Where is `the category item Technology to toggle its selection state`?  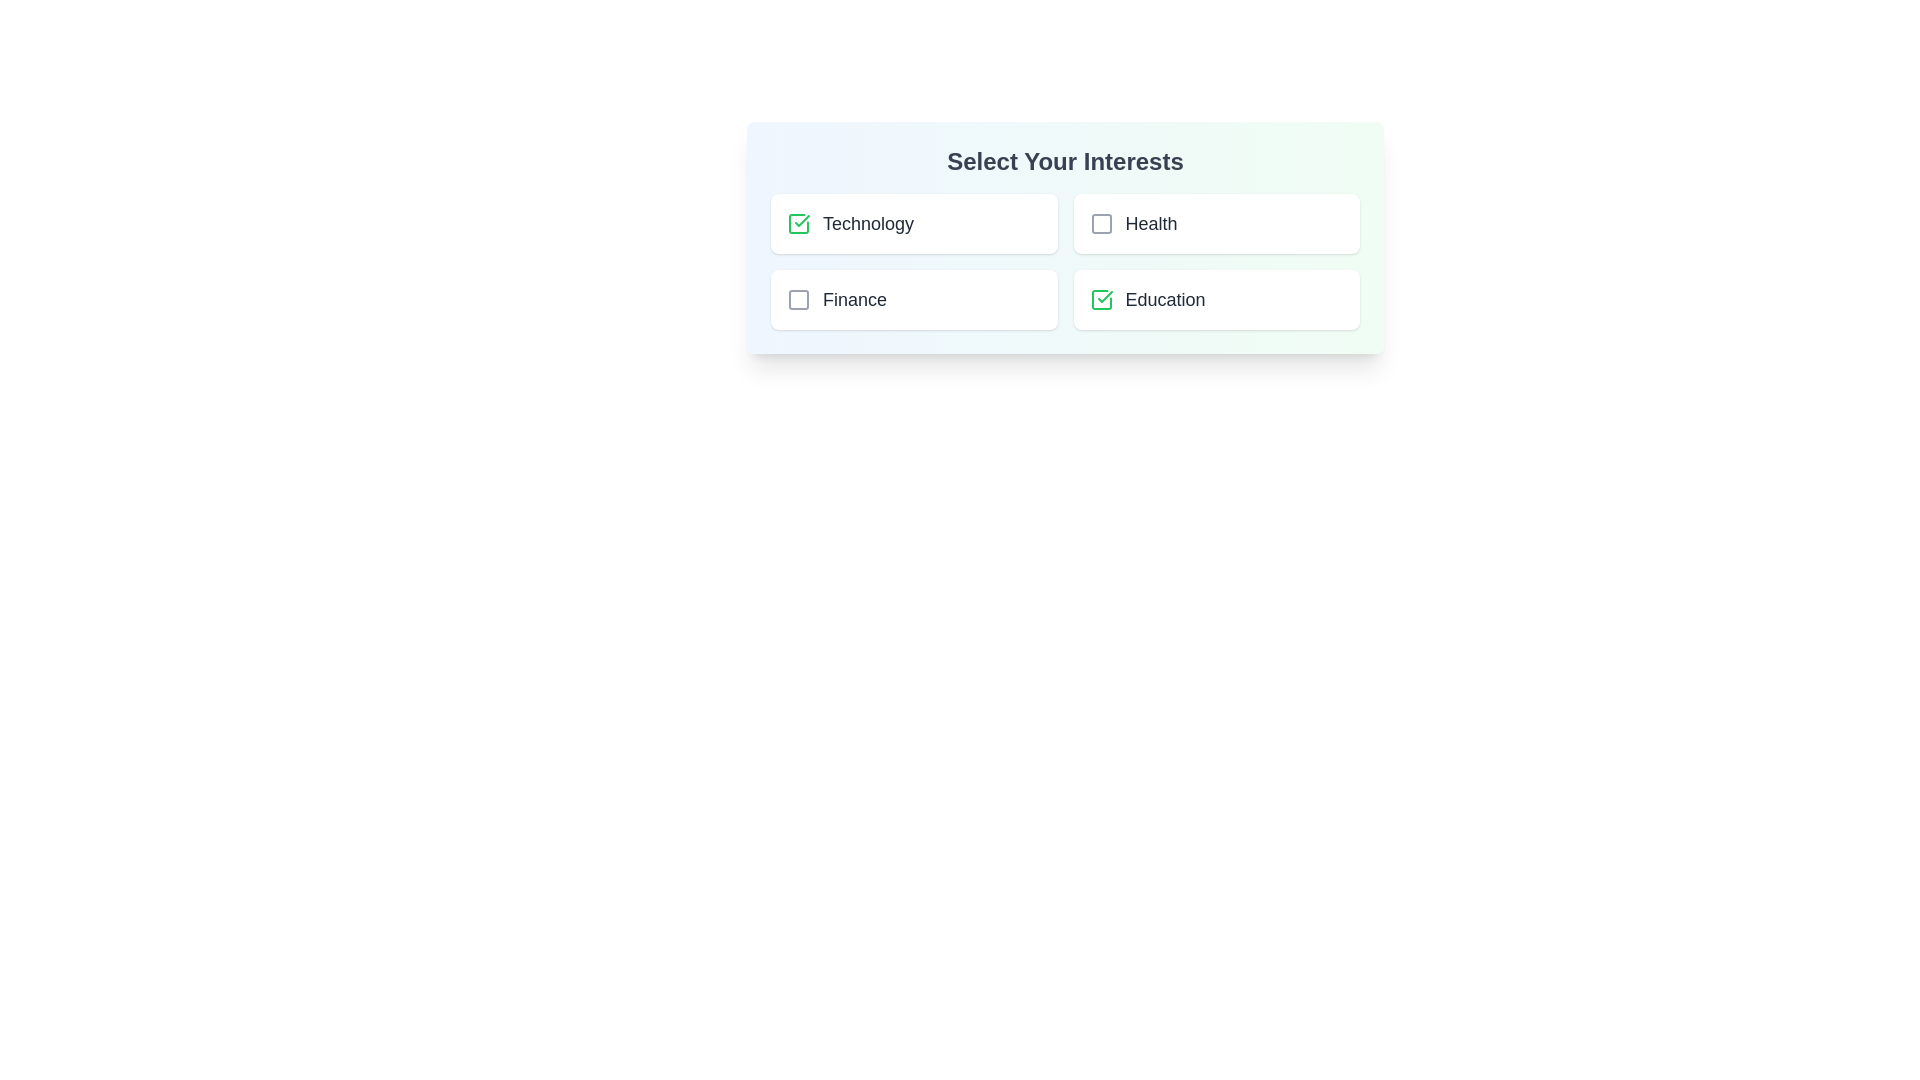
the category item Technology to toggle its selection state is located at coordinates (913, 223).